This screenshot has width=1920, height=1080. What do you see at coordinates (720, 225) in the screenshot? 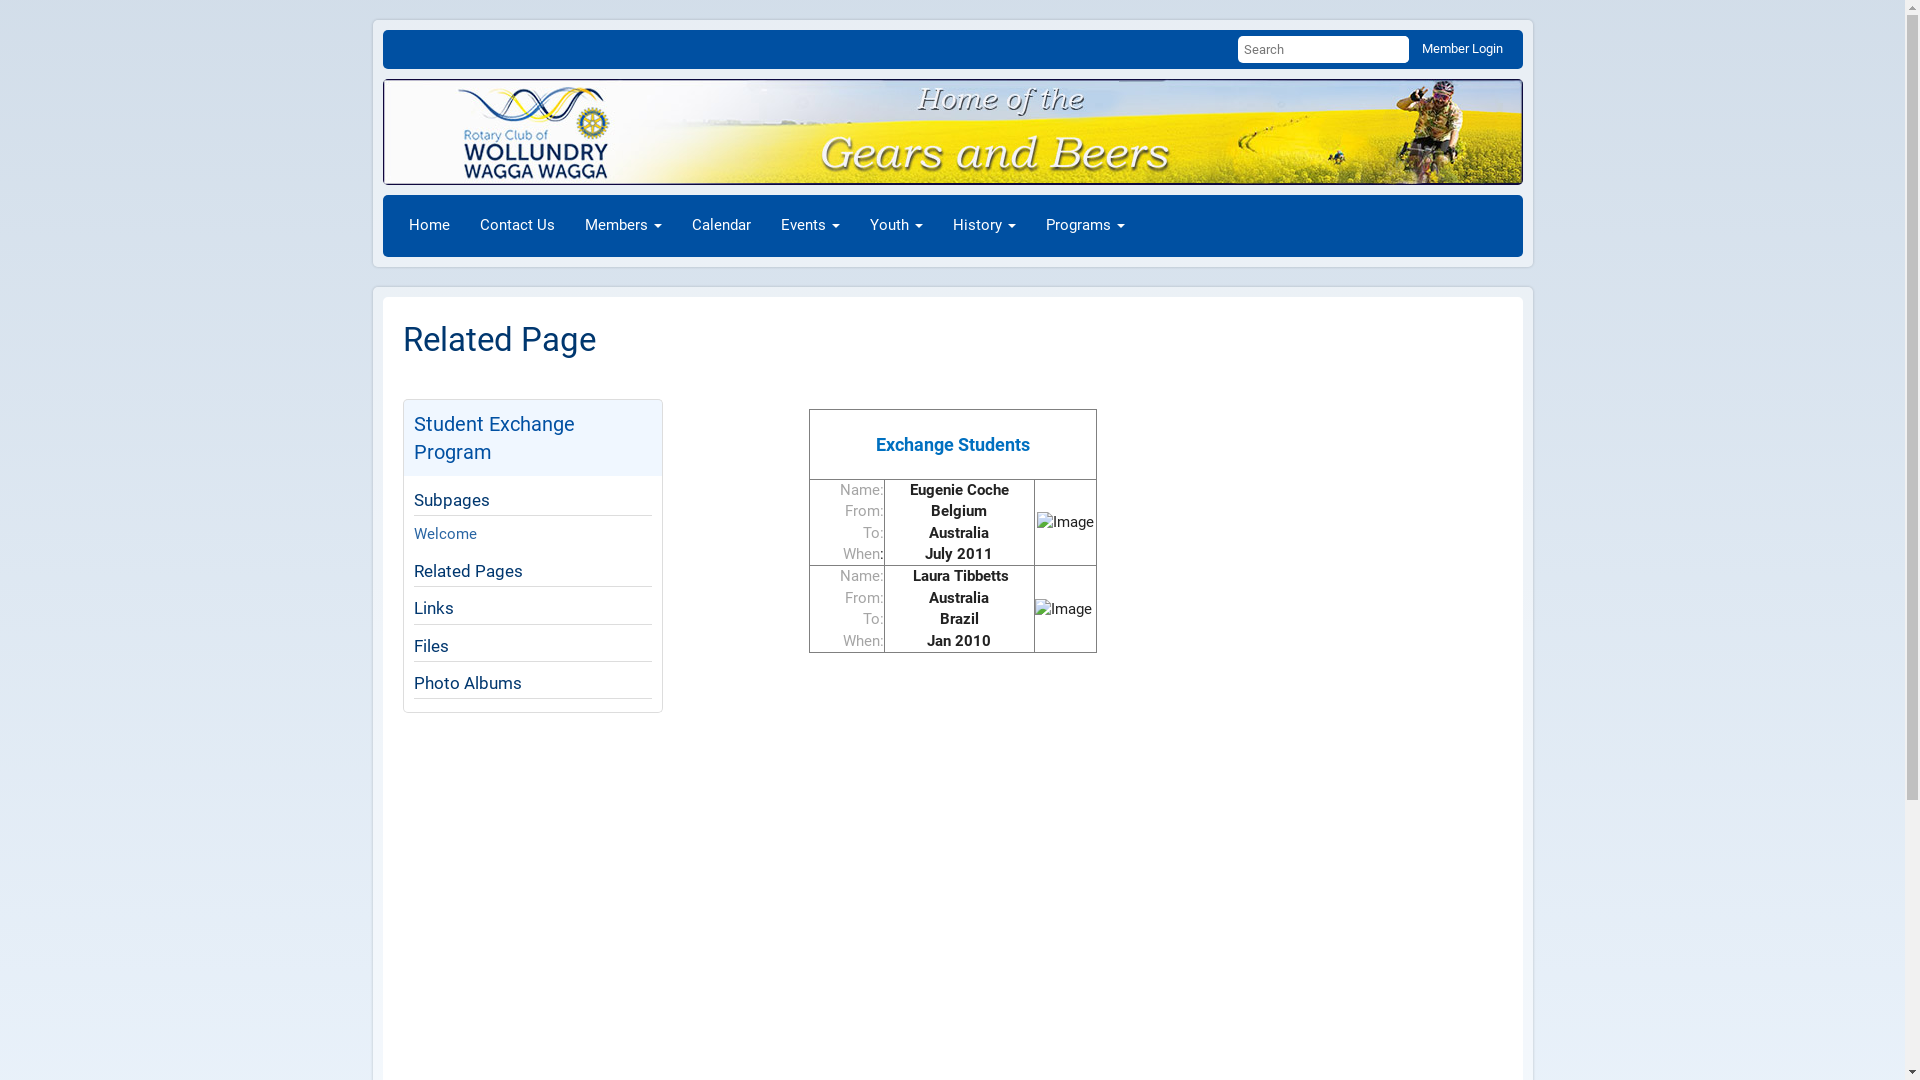
I see `'Calendar'` at bounding box center [720, 225].